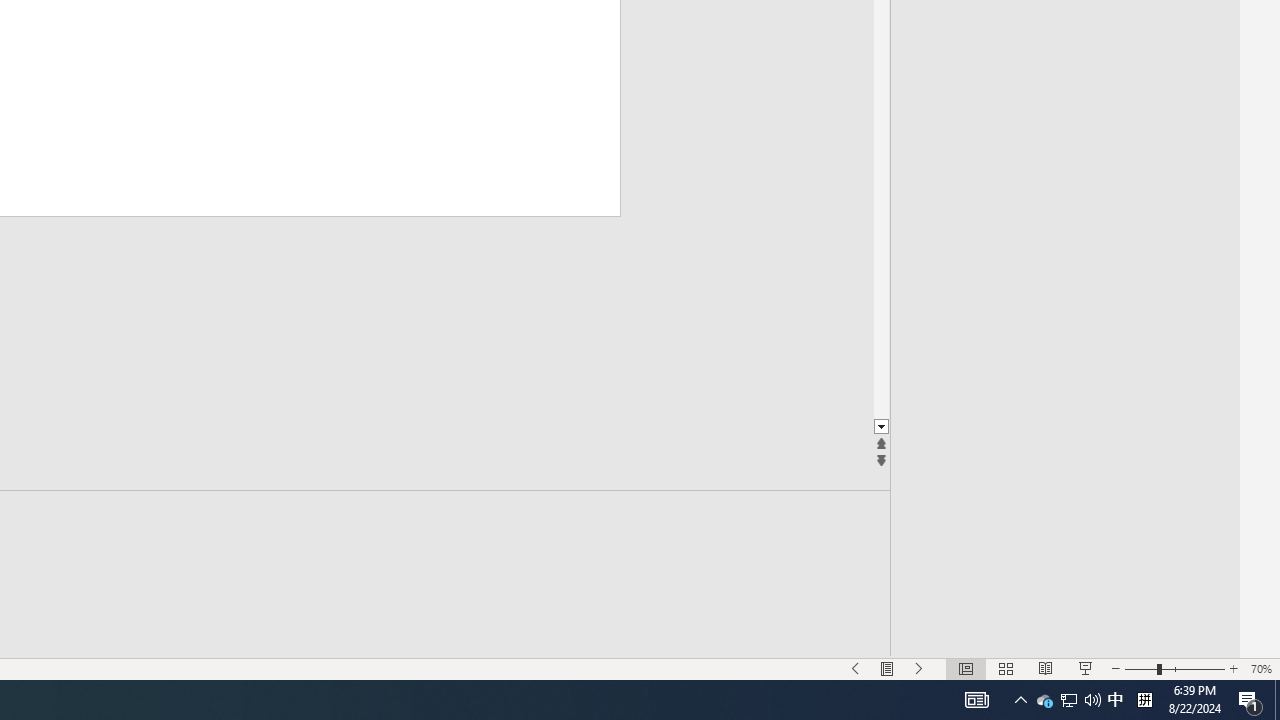 This screenshot has width=1280, height=720. Describe the element at coordinates (965, 669) in the screenshot. I see `'Normal'` at that location.